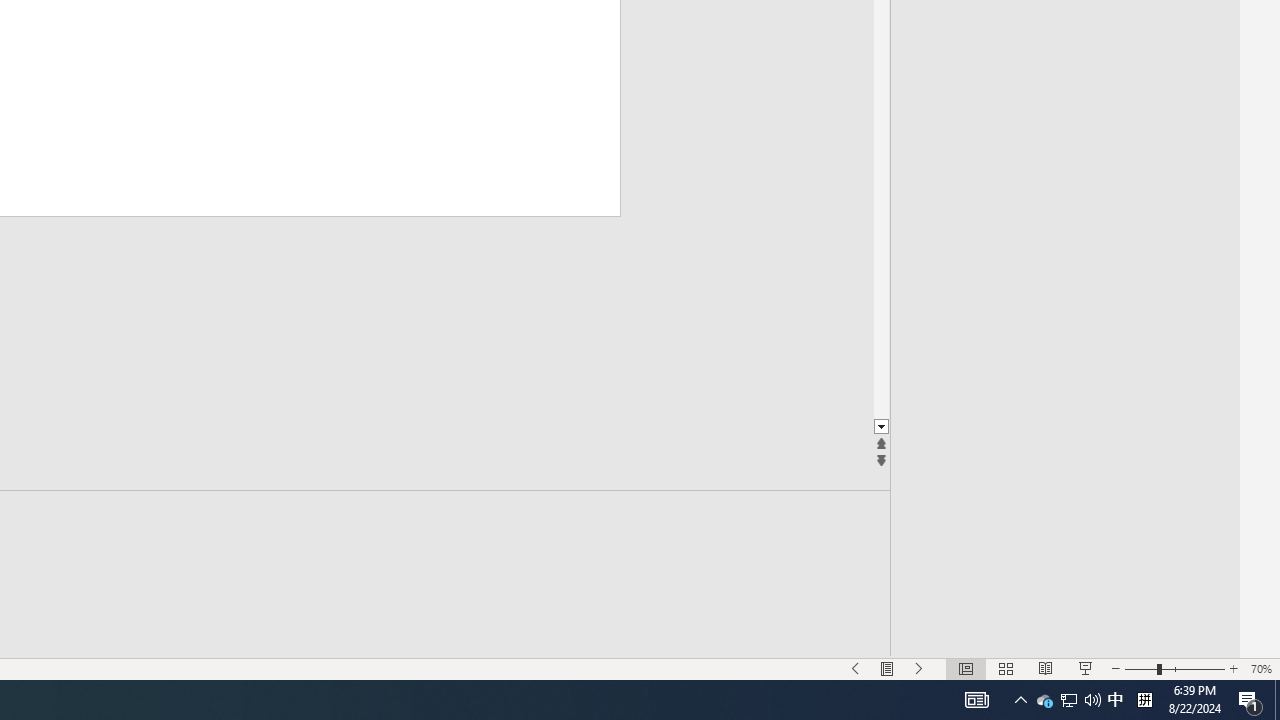 This screenshot has width=1280, height=720. Describe the element at coordinates (965, 669) in the screenshot. I see `'Normal'` at that location.